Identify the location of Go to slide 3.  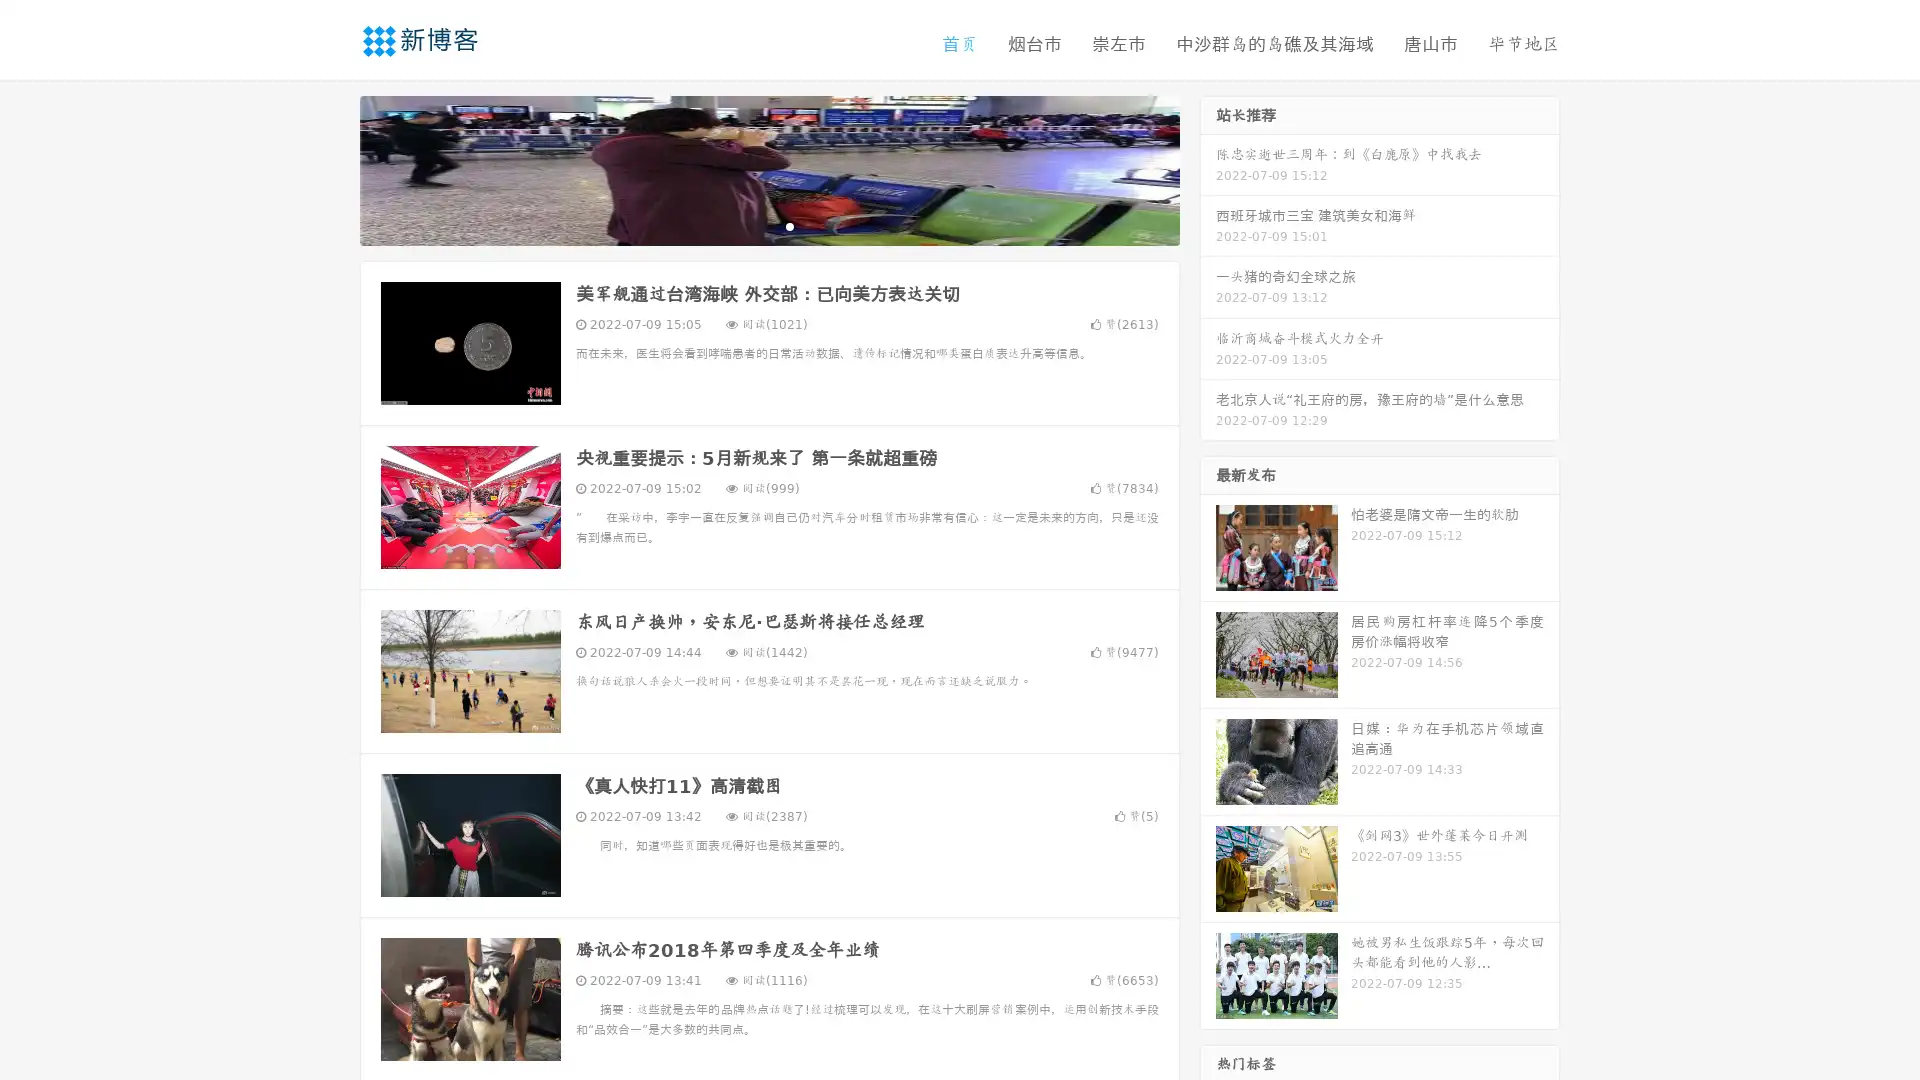
(789, 225).